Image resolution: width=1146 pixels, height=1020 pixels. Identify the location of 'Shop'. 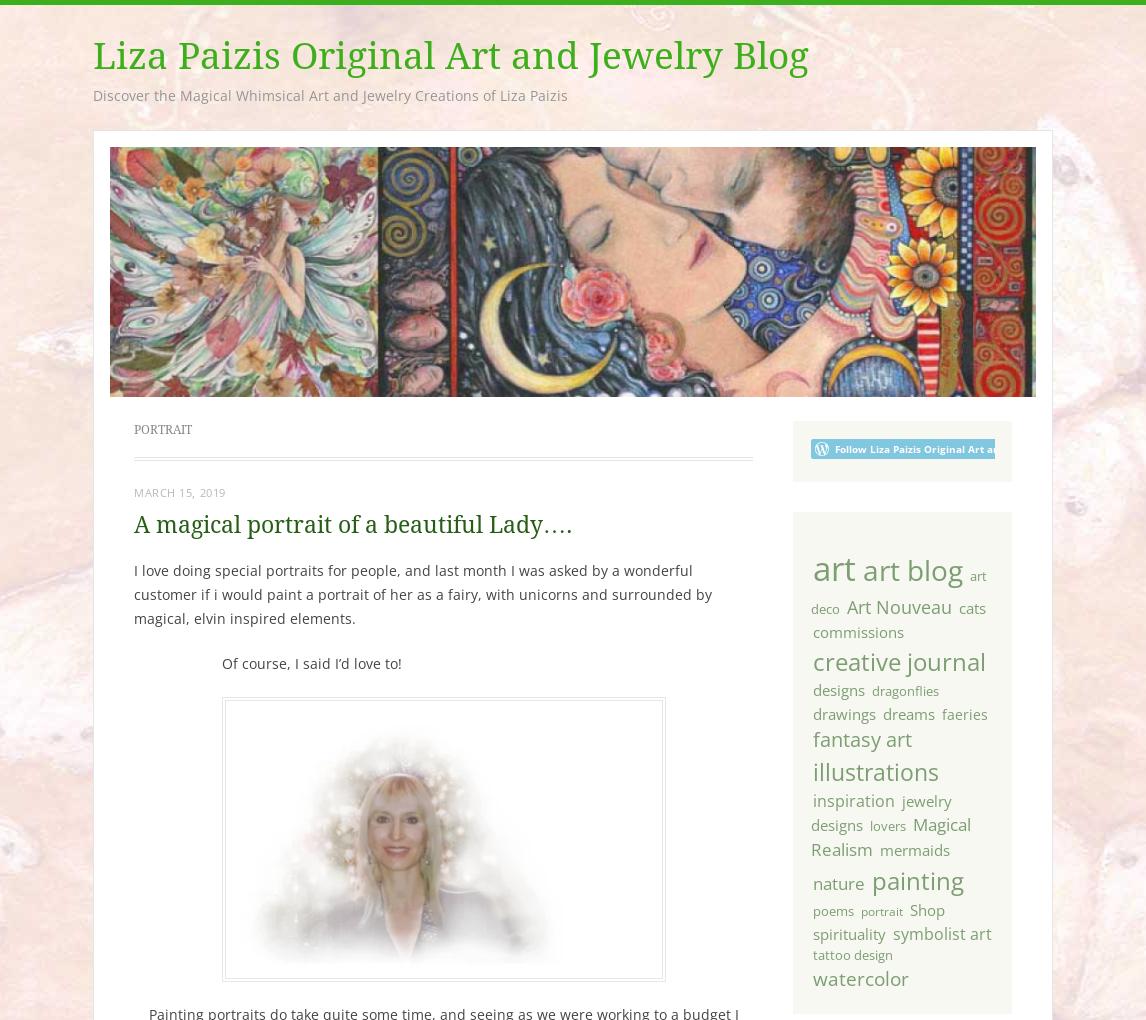
(925, 909).